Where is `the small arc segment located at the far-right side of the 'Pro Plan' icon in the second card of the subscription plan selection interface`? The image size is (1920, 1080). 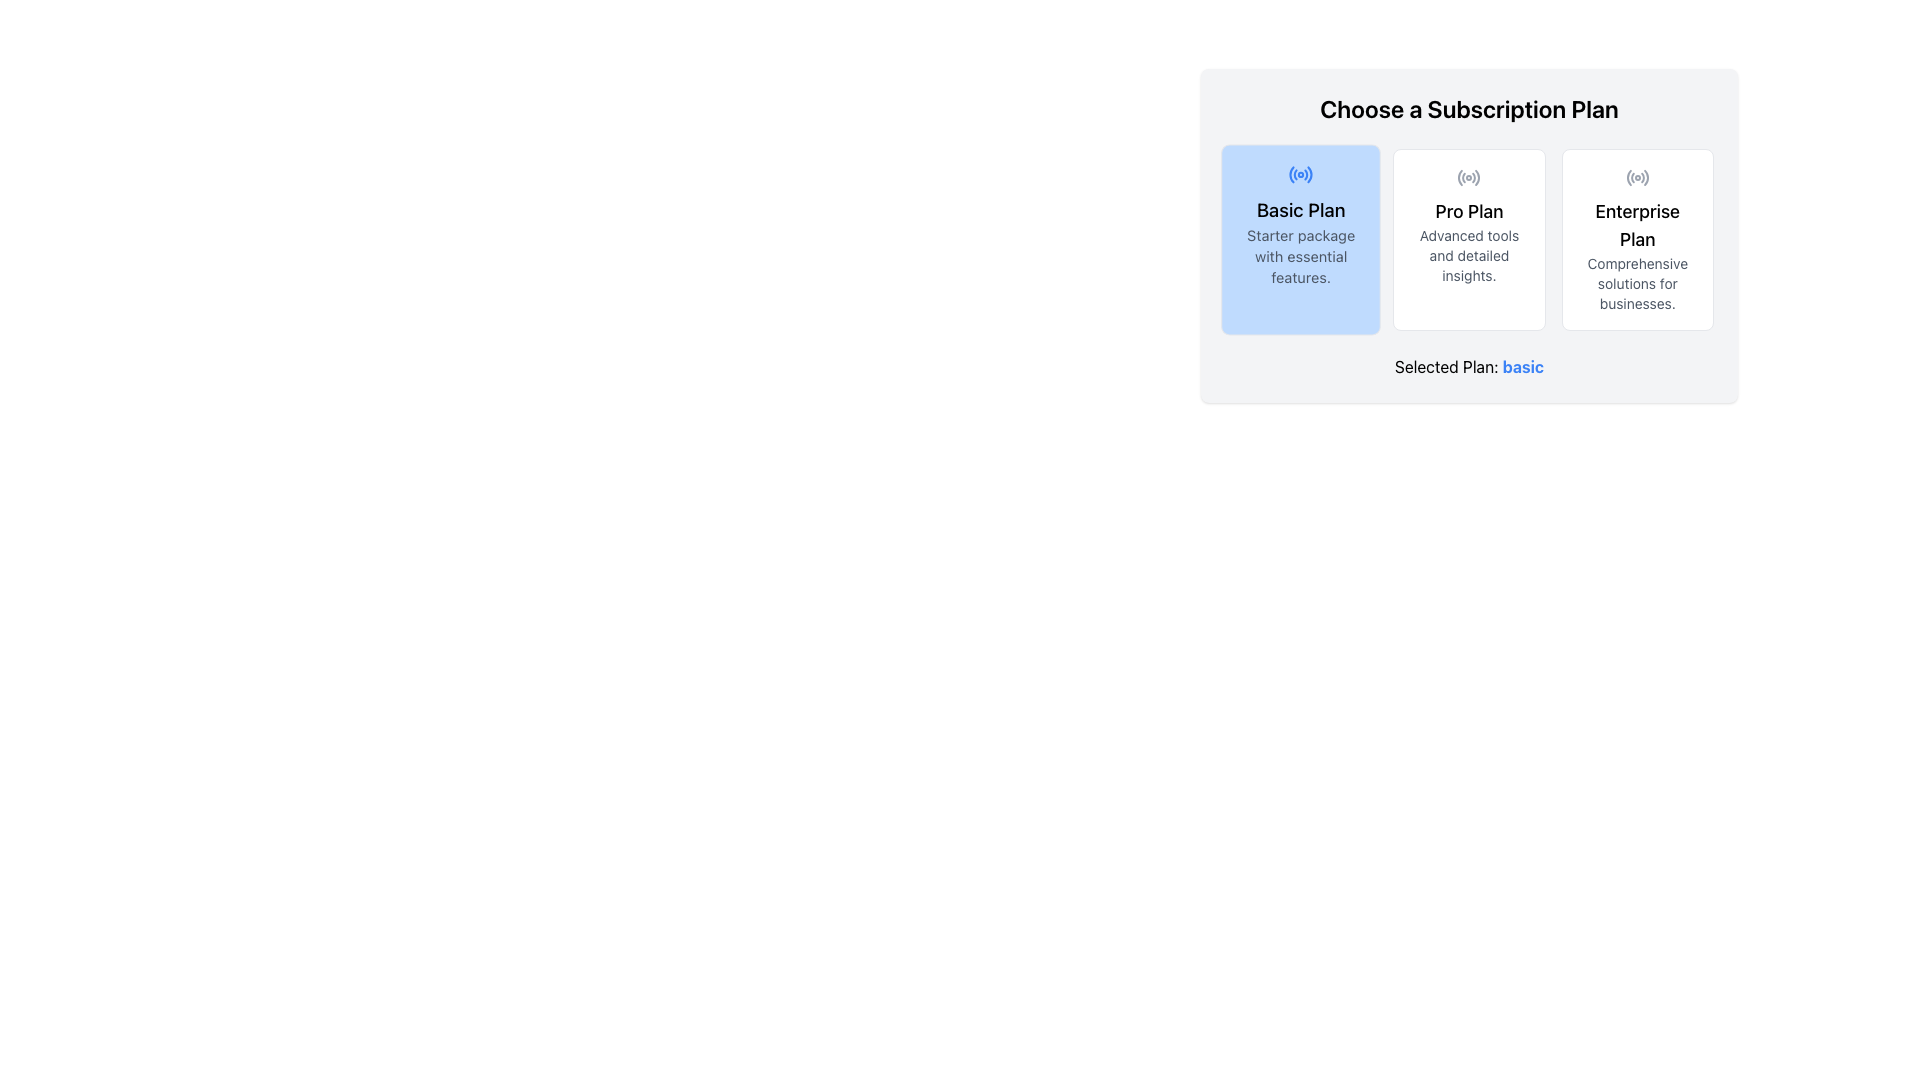
the small arc segment located at the far-right side of the 'Pro Plan' icon in the second card of the subscription plan selection interface is located at coordinates (1478, 176).